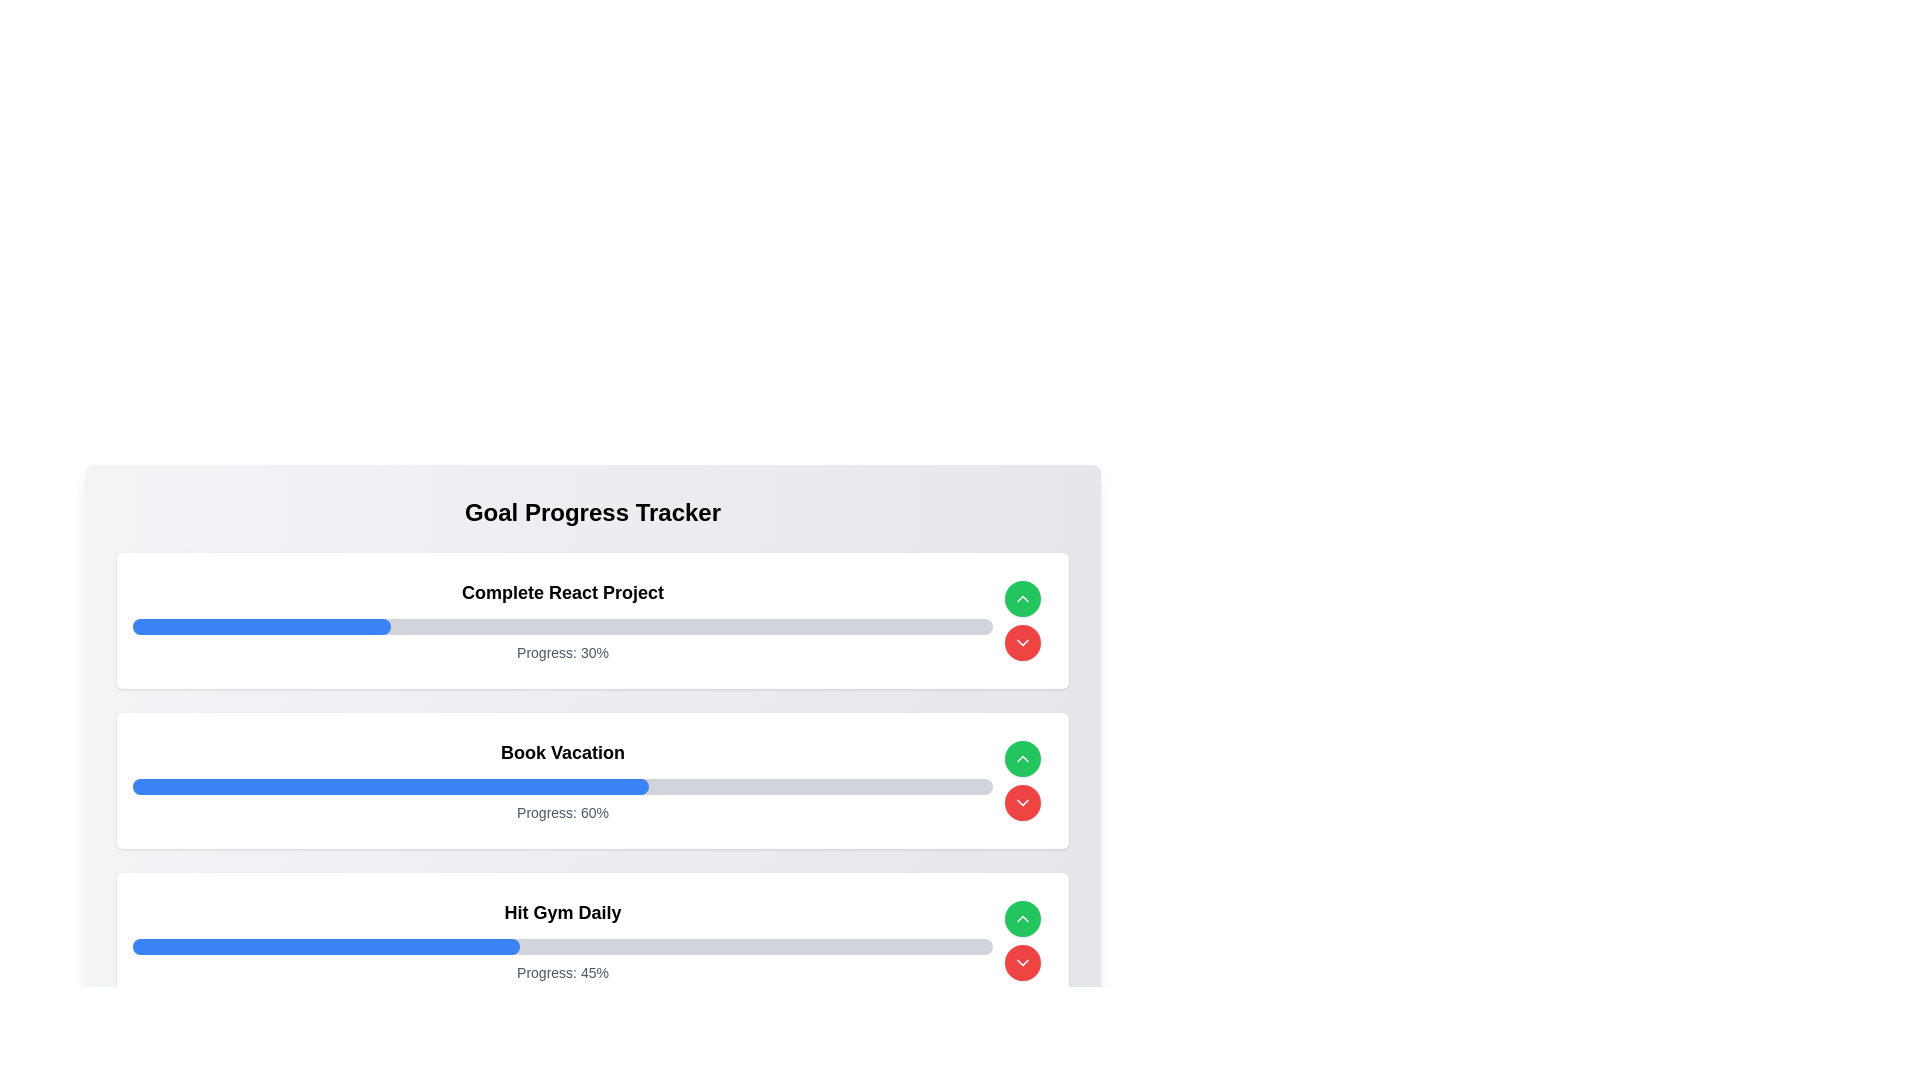 This screenshot has width=1920, height=1080. I want to click on the Text Label that indicates a specific task or goal within the application, positioned above a progress bar and below the task 'Complete React Project', so click(561, 752).